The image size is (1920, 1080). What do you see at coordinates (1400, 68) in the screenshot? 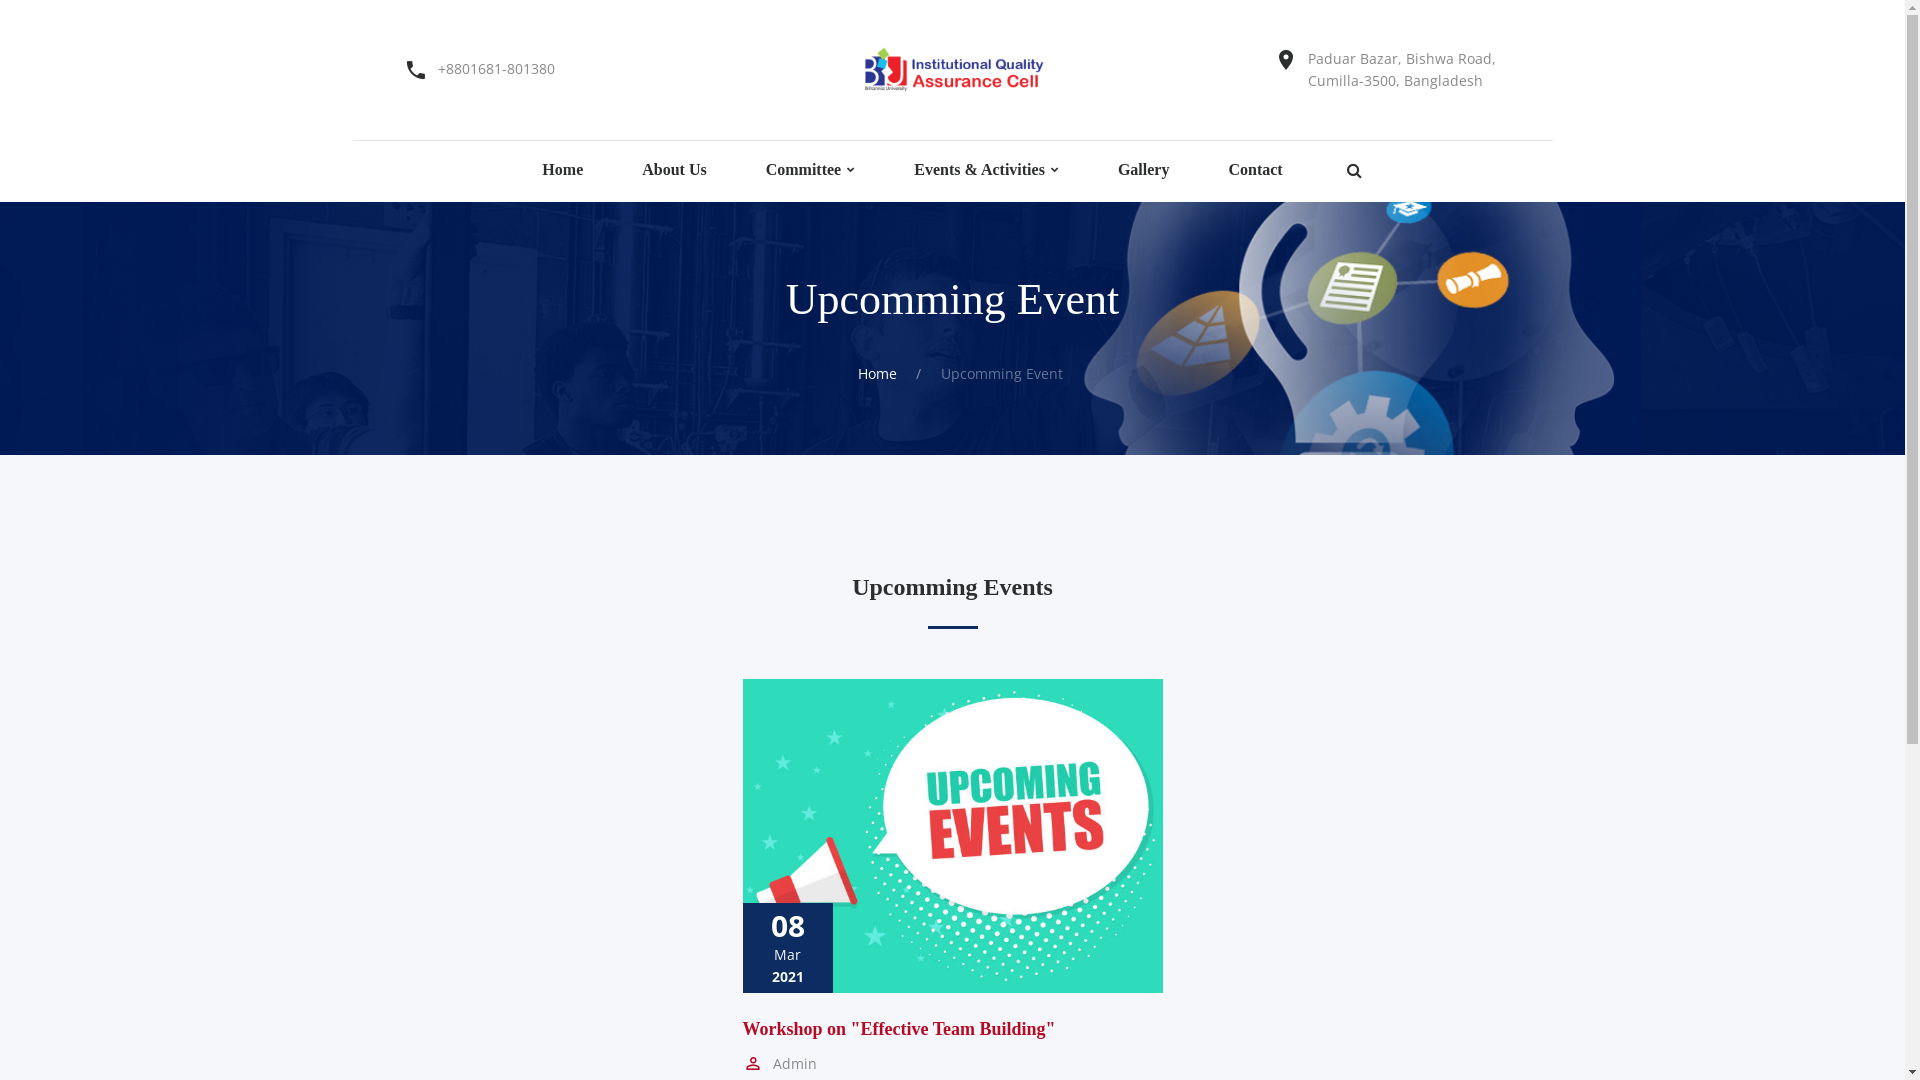
I see `'Paduar Bazar, Bishwa Road, Cumilla-3500, Bangladesh'` at bounding box center [1400, 68].